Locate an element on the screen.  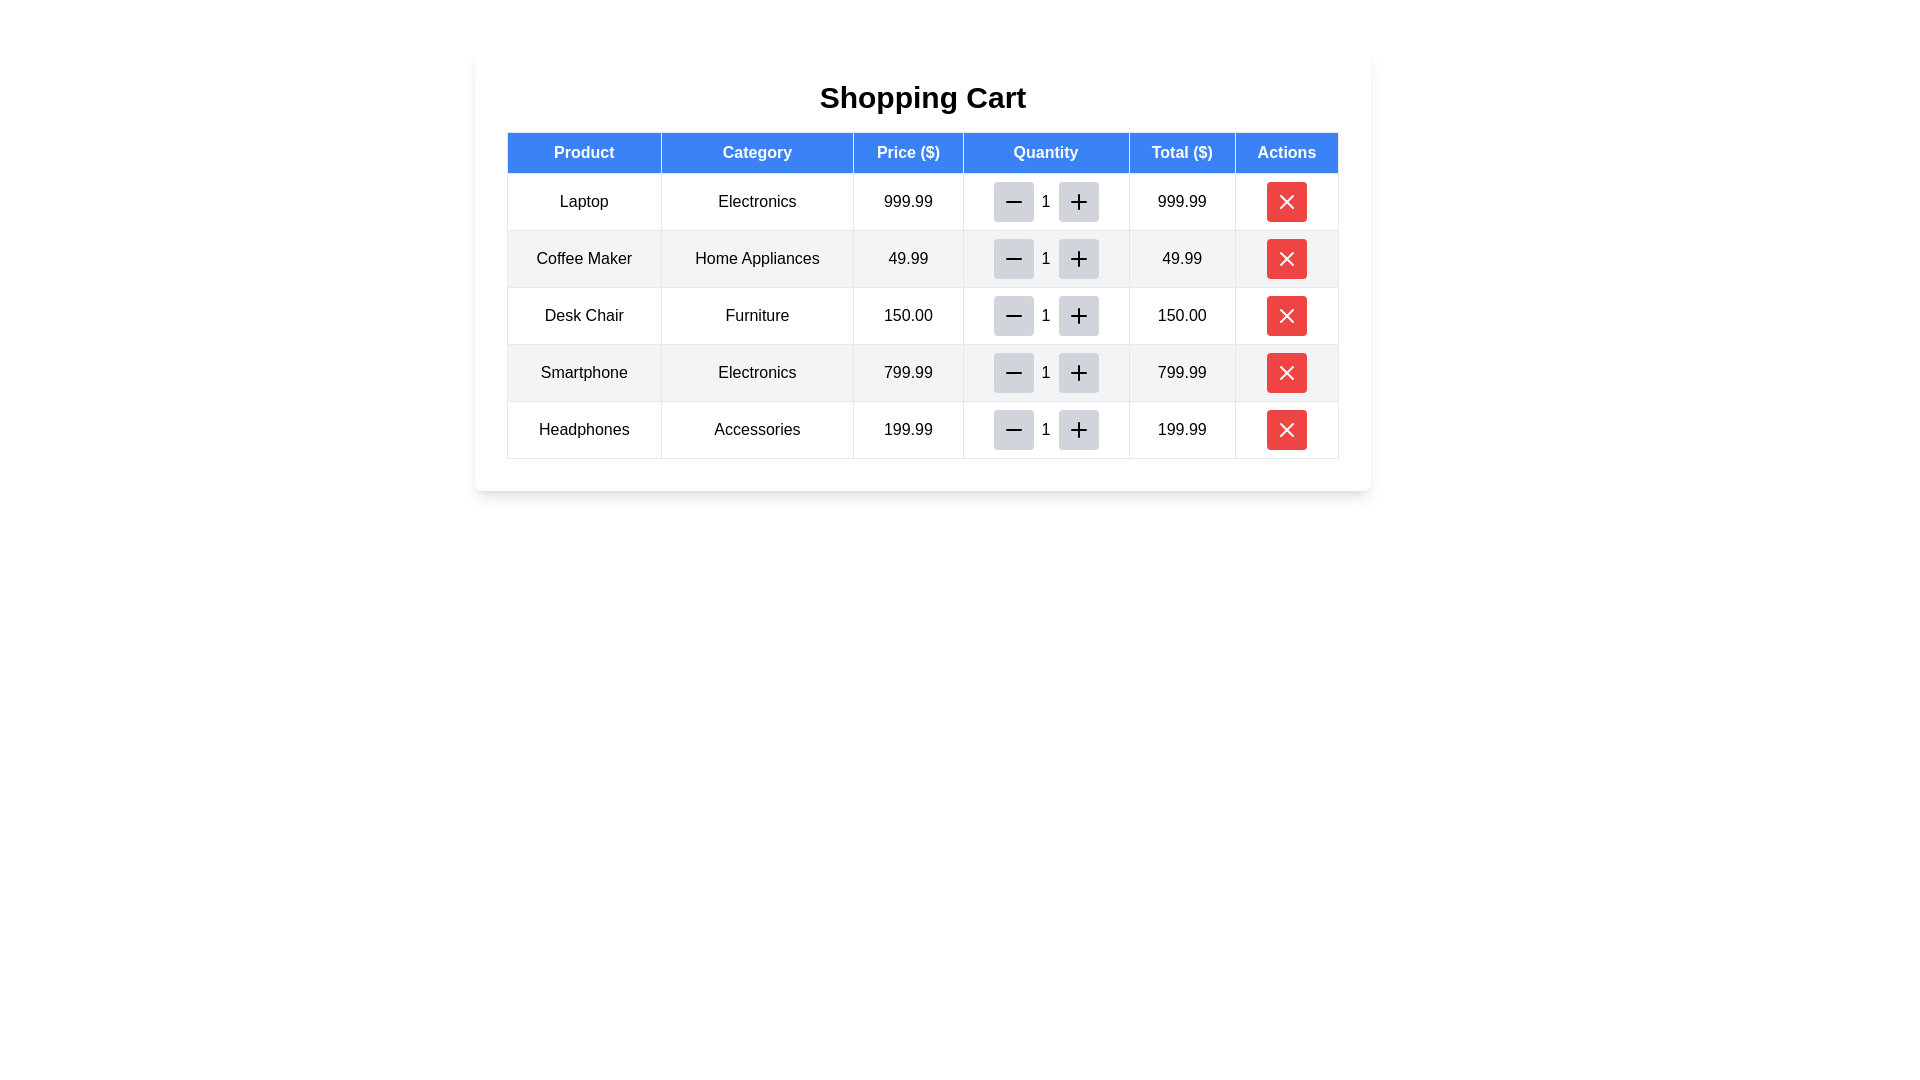
the gray rounded button with a black plus icon located in the 'Quantity' column of the shopping cart table for the product 'Coffee Maker' is located at coordinates (1077, 257).